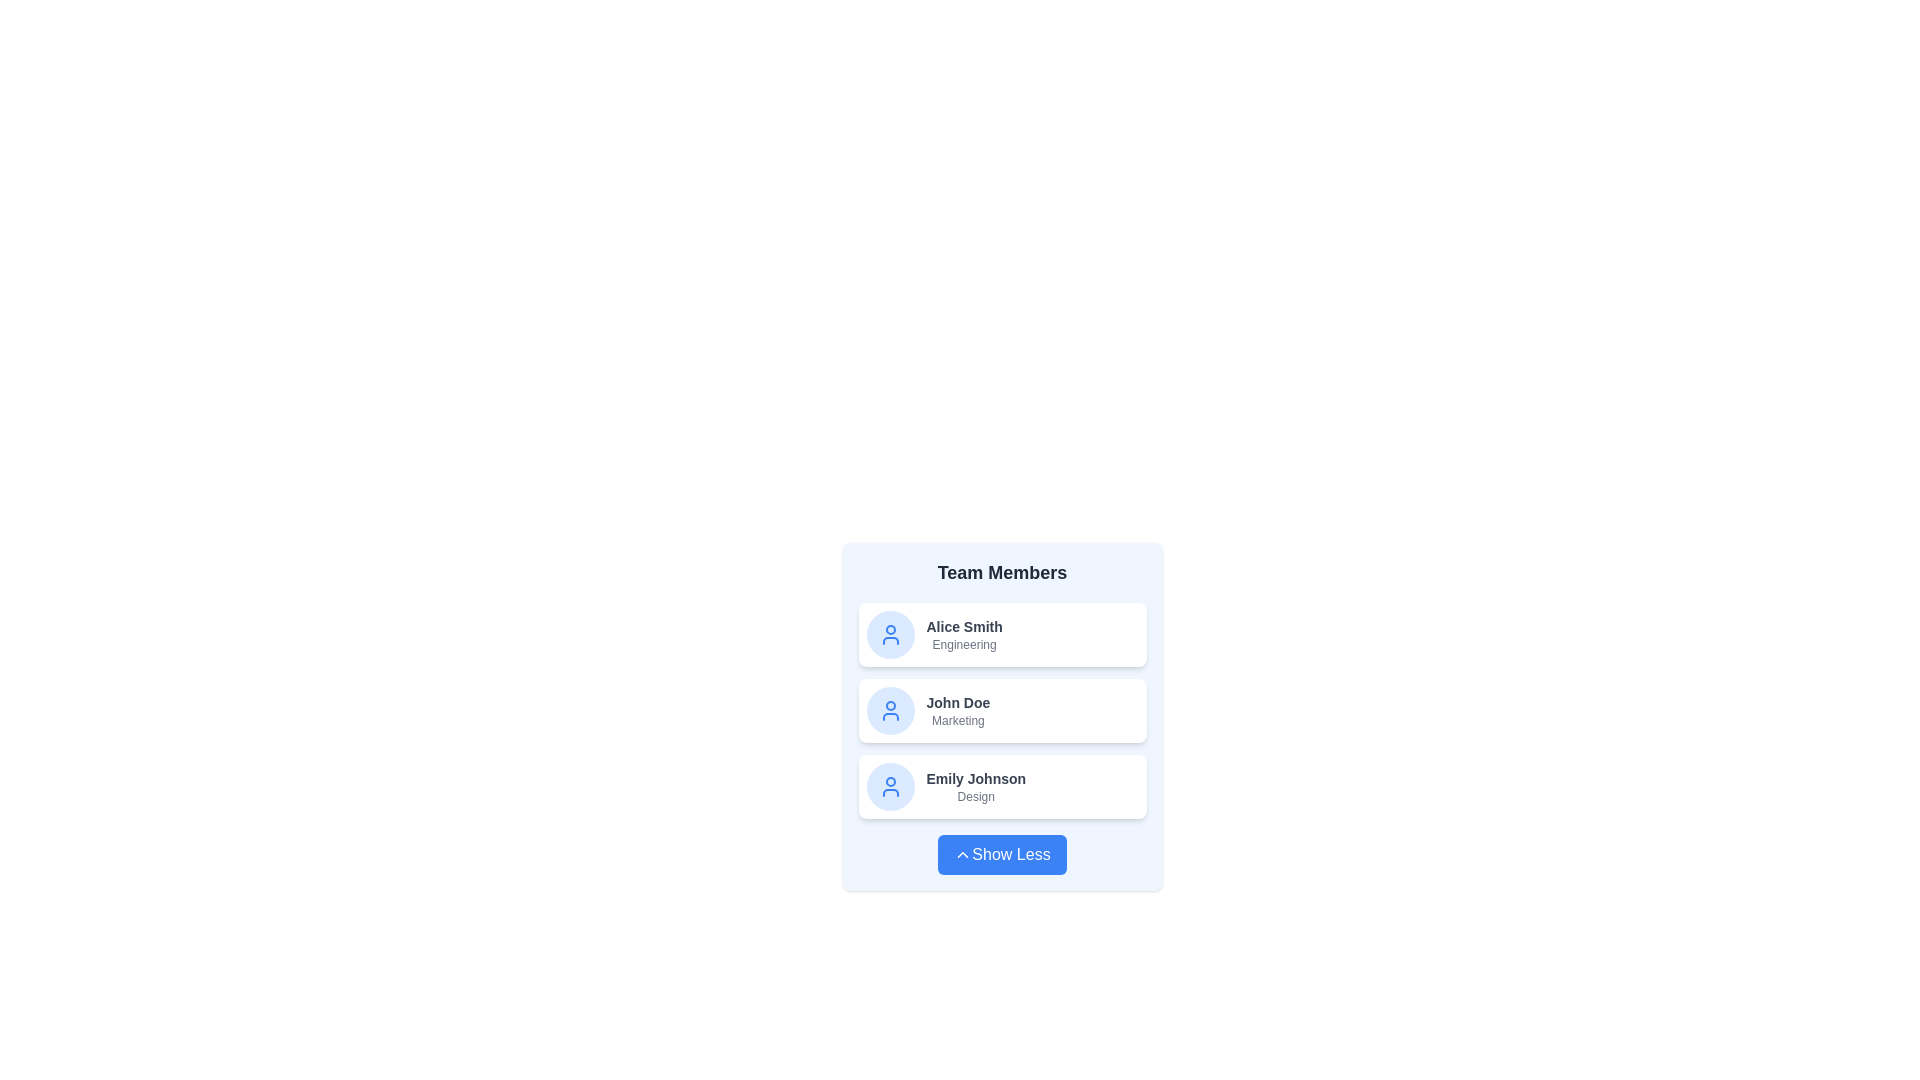  What do you see at coordinates (889, 709) in the screenshot?
I see `the circular light blue icon with a dark blue user profile symbol in the upper-left section of John Doe's Marketing card` at bounding box center [889, 709].